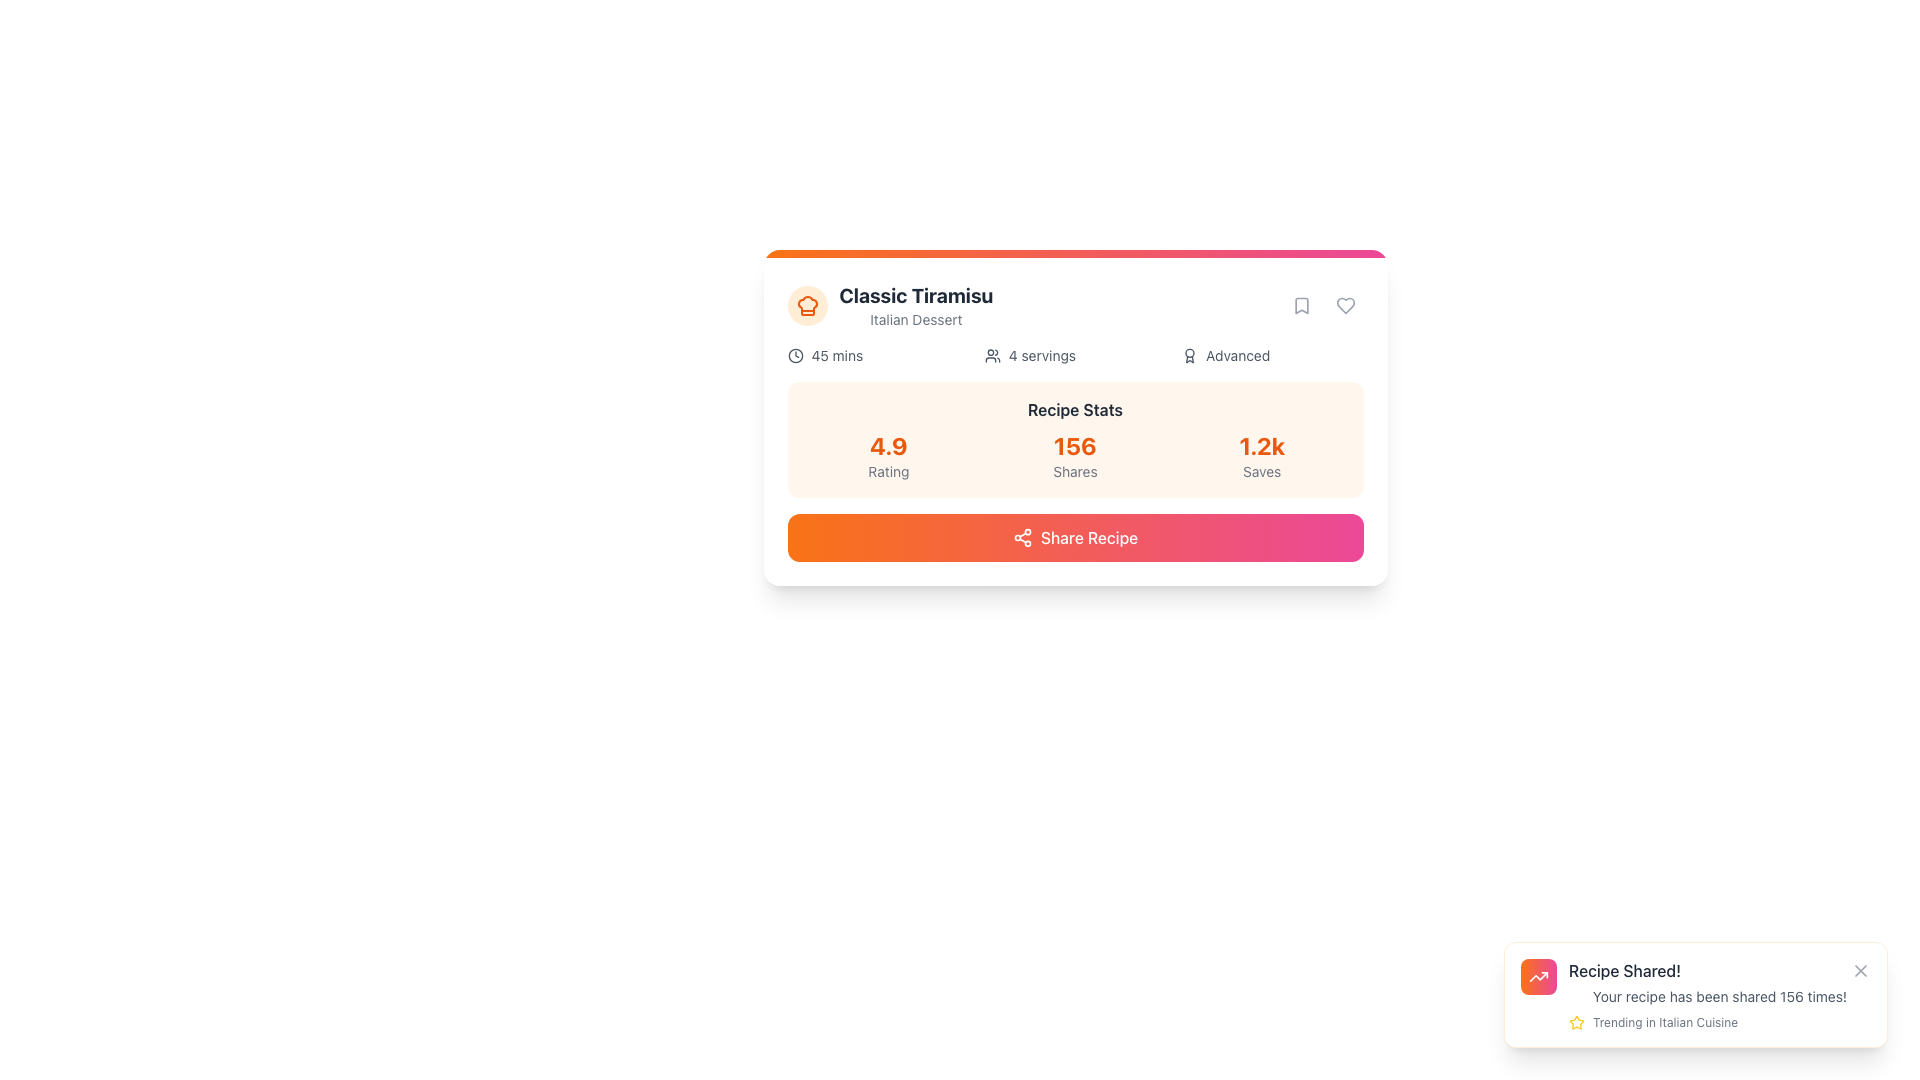 The image size is (1920, 1080). Describe the element at coordinates (1538, 975) in the screenshot. I see `the trending arrow icon located within the rounded rectangle badge at the bottom right corner of the notification card` at that location.